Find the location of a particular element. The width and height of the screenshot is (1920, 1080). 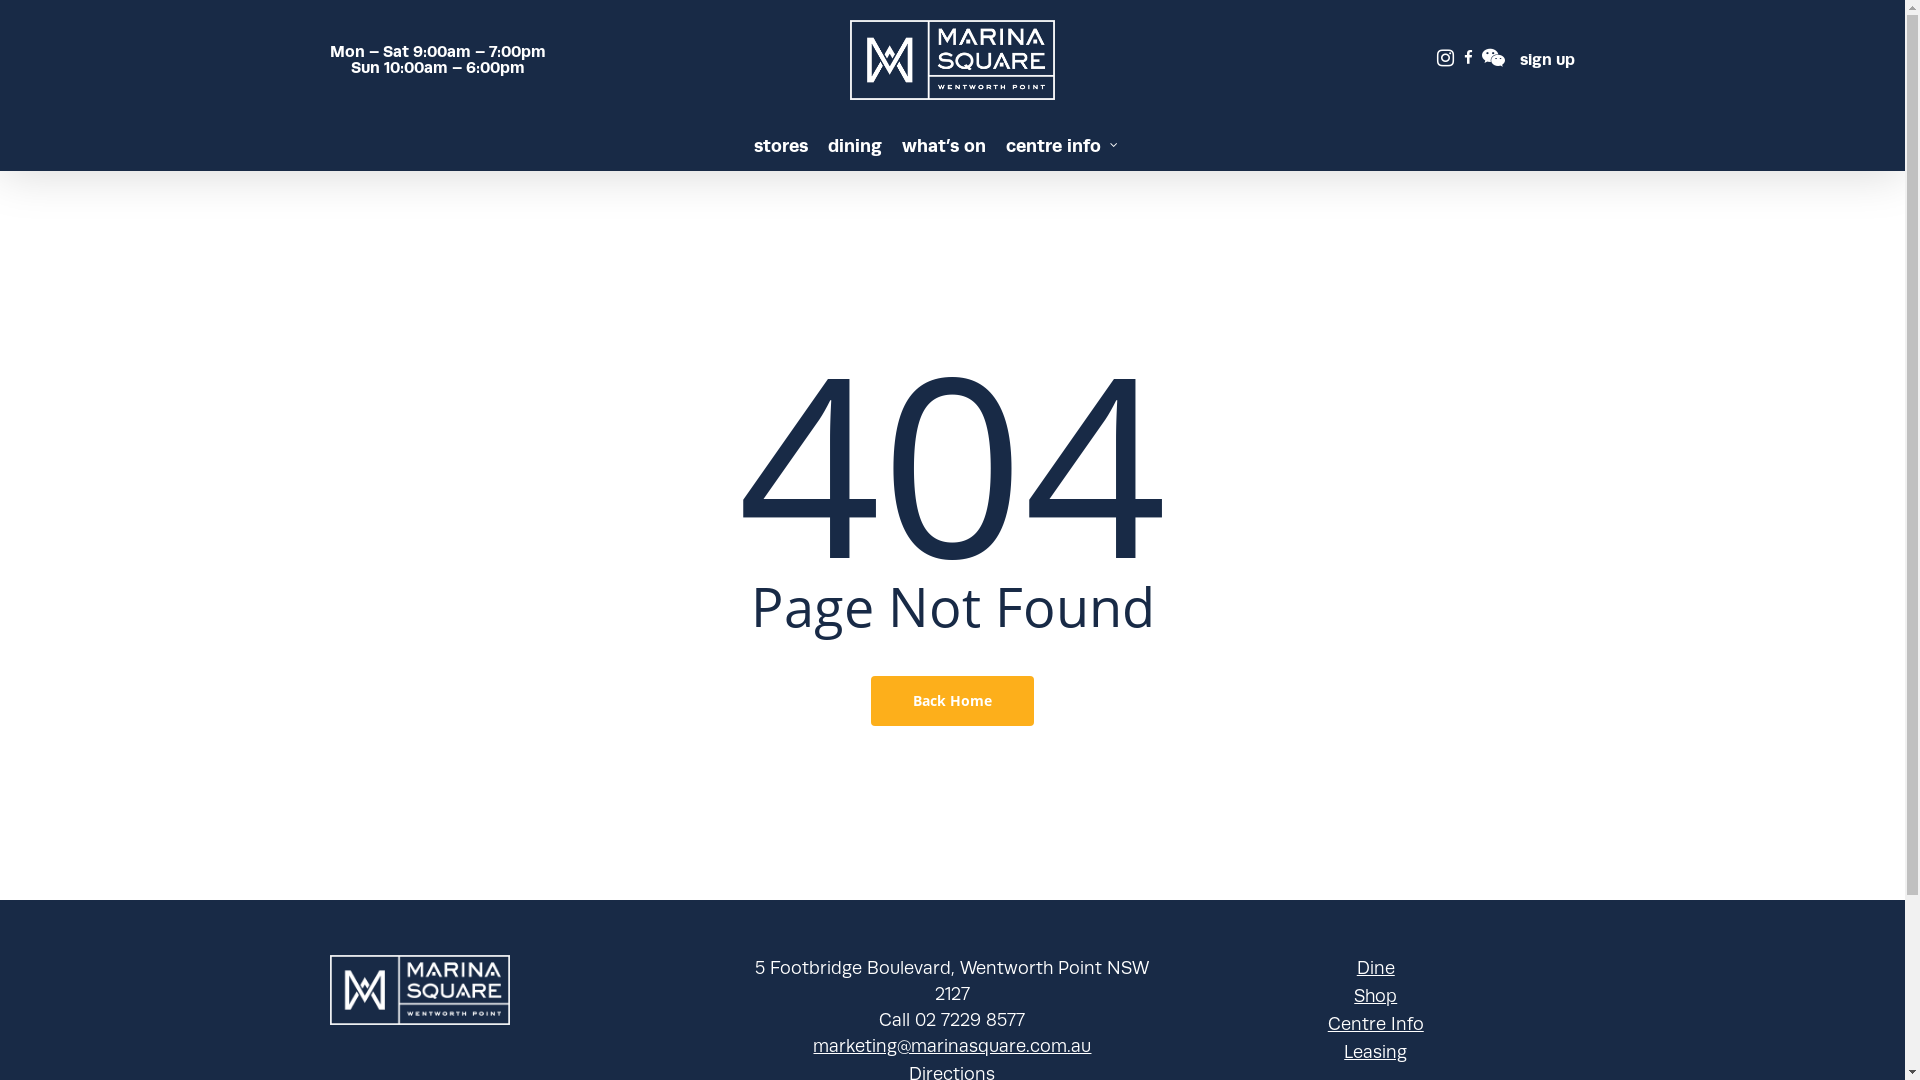

'Centre Info' is located at coordinates (1375, 1025).